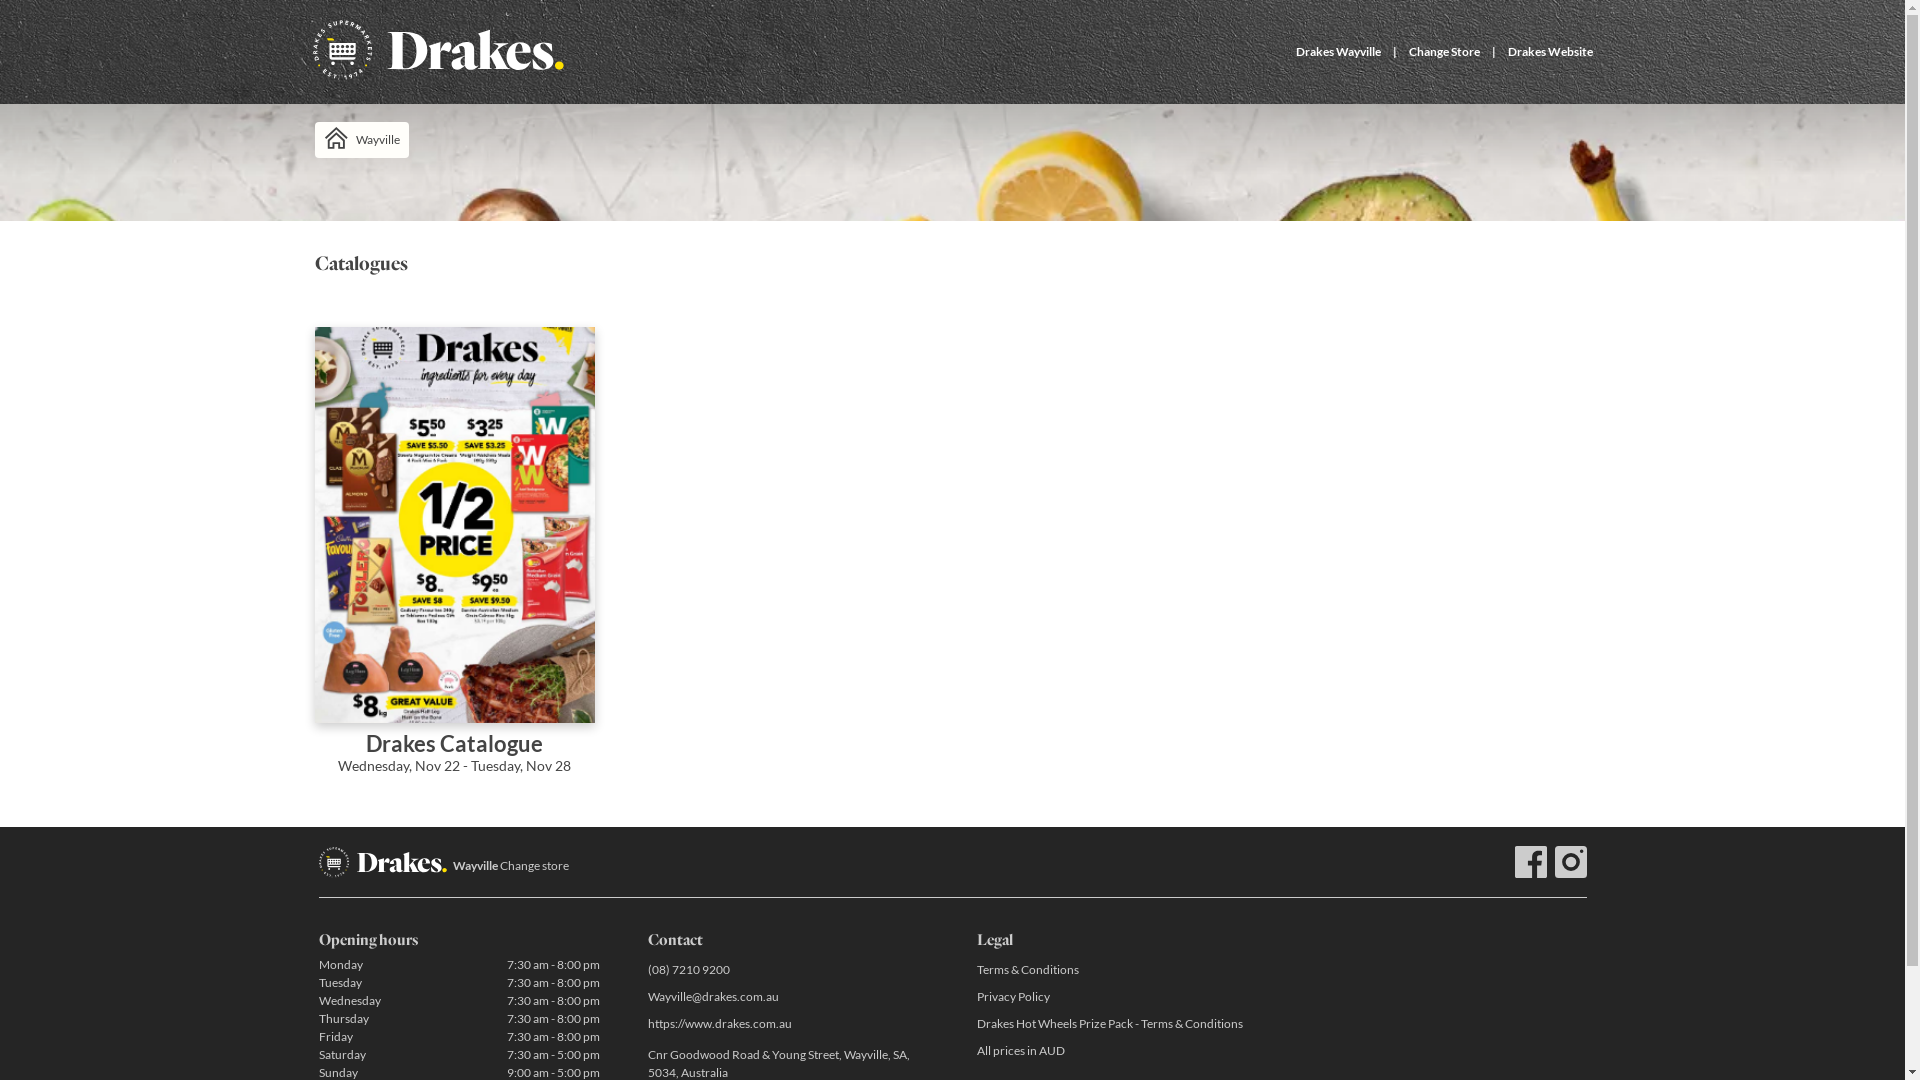 The image size is (1920, 1080). What do you see at coordinates (1529, 860) in the screenshot?
I see `'Facebook'` at bounding box center [1529, 860].